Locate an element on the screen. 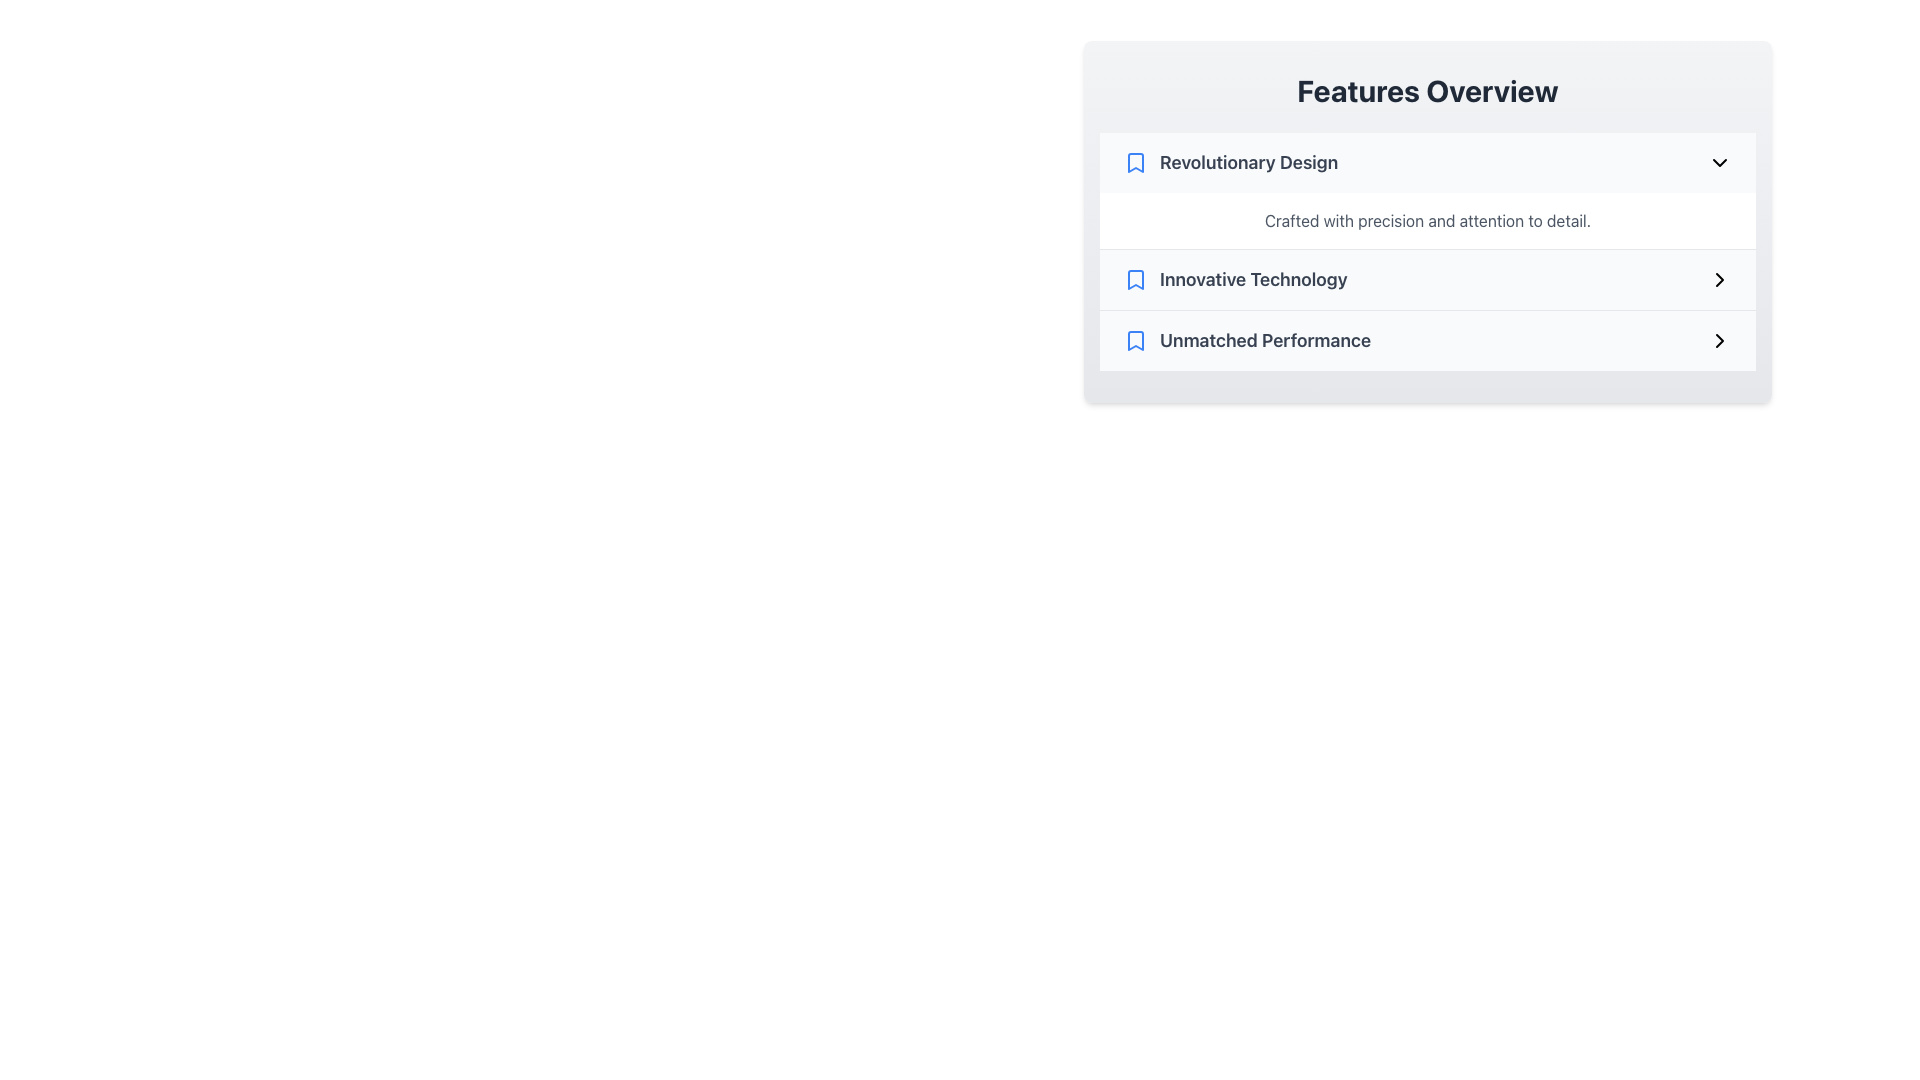  the Text label indicating the topic or feature in the 'Features Overview' section, which is the first item in the vertical list is located at coordinates (1248, 161).